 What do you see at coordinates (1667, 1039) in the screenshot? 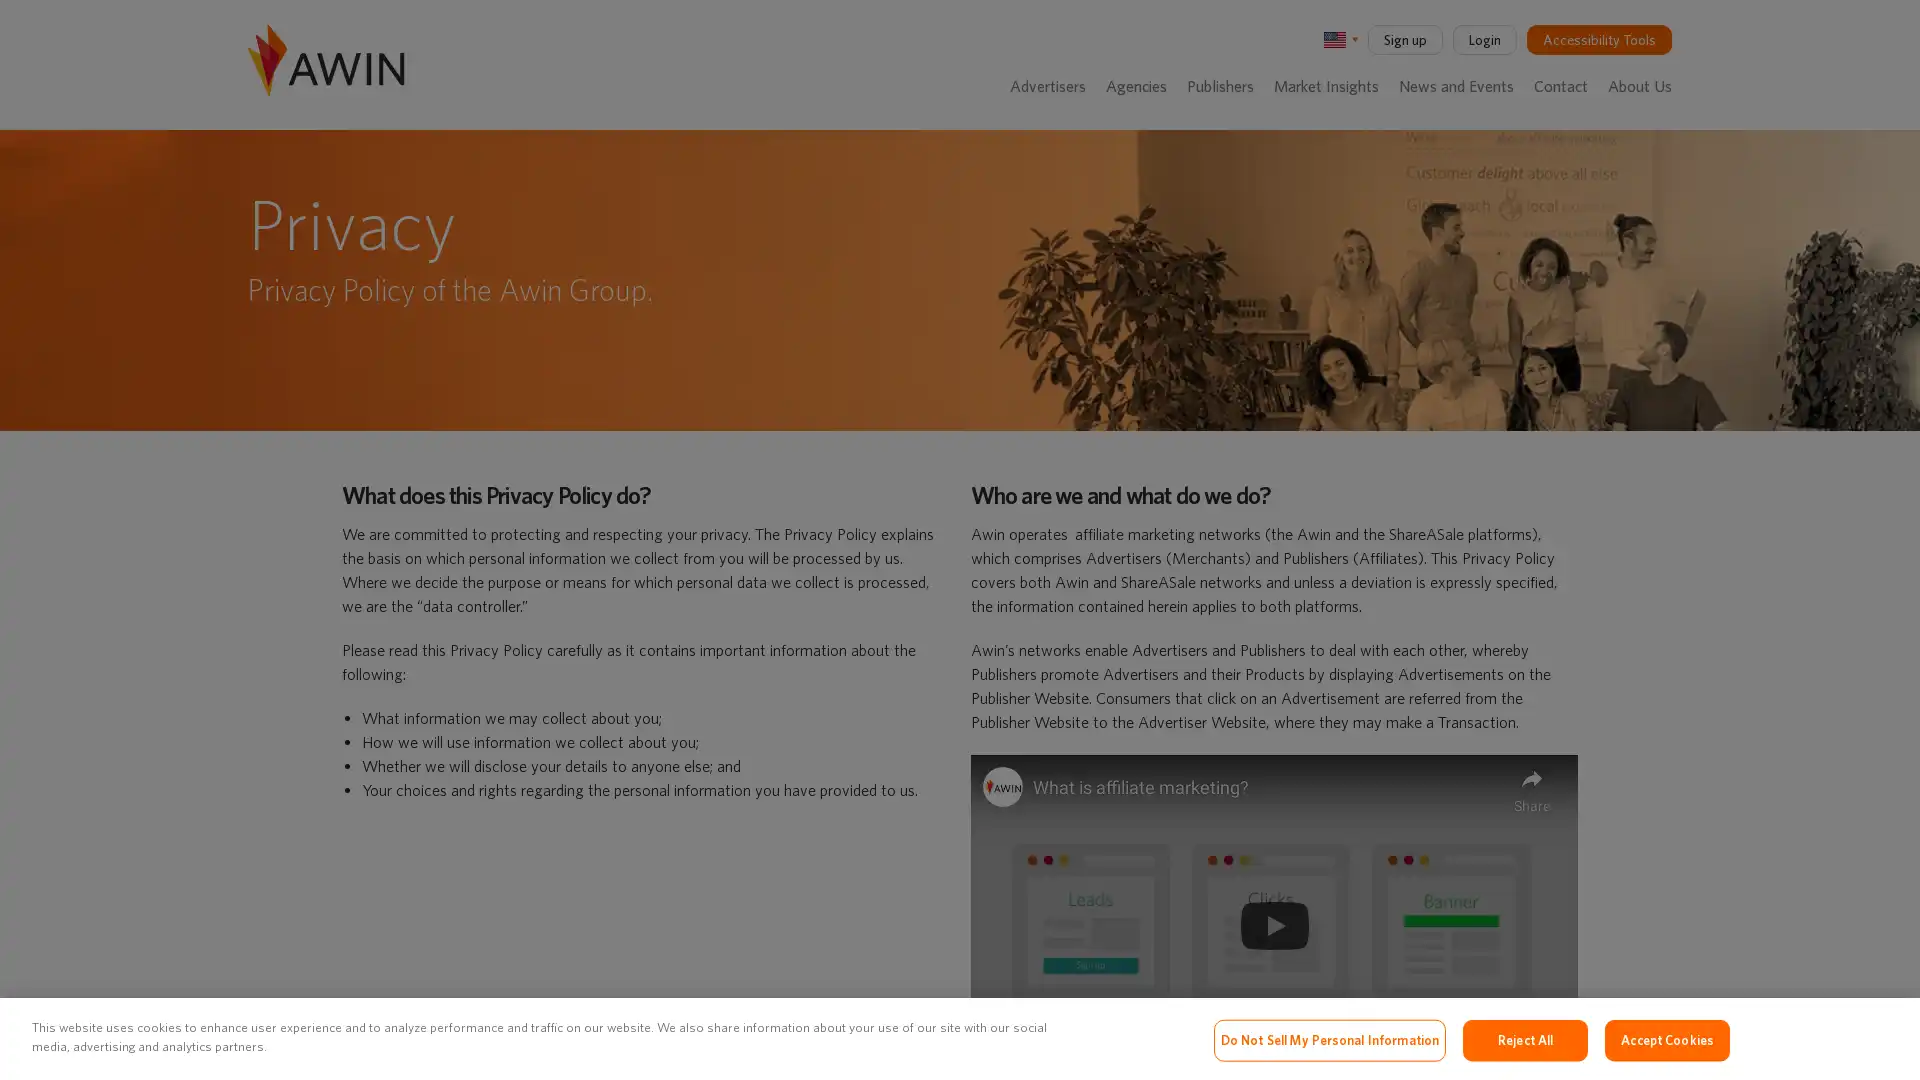
I see `Accept Cookies` at bounding box center [1667, 1039].